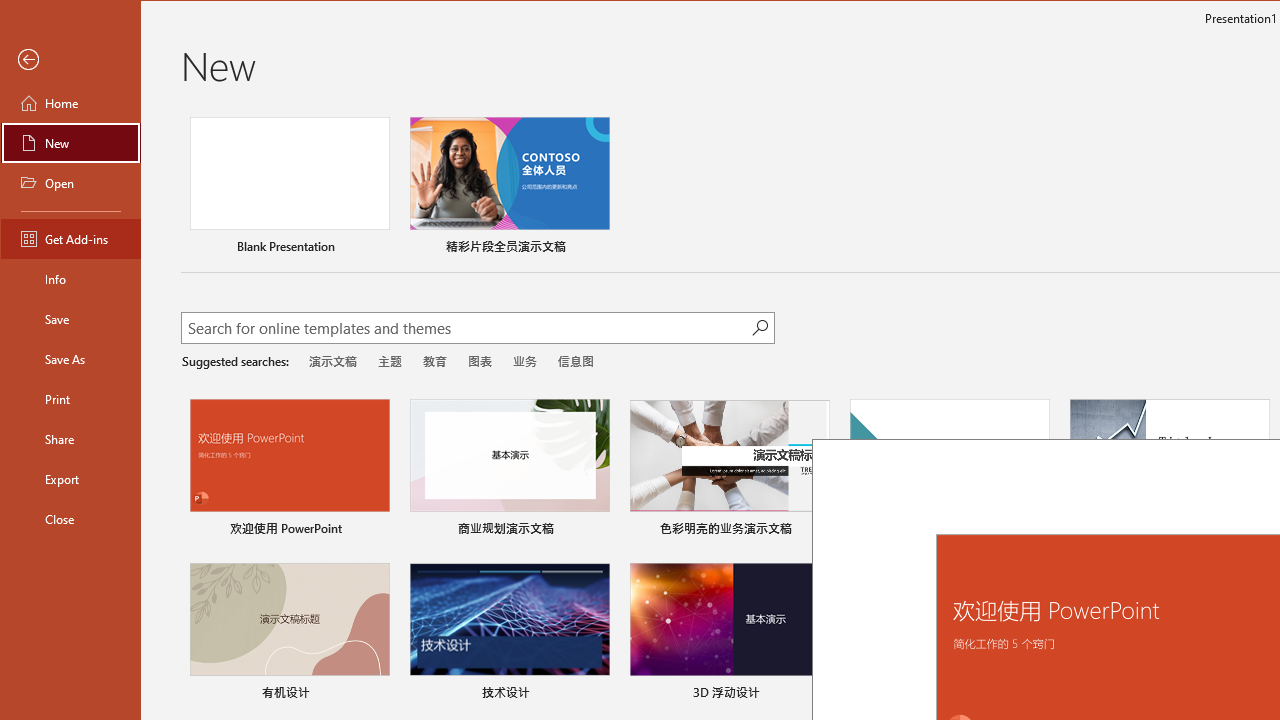 Image resolution: width=1280 pixels, height=720 pixels. I want to click on 'Back', so click(71, 59).